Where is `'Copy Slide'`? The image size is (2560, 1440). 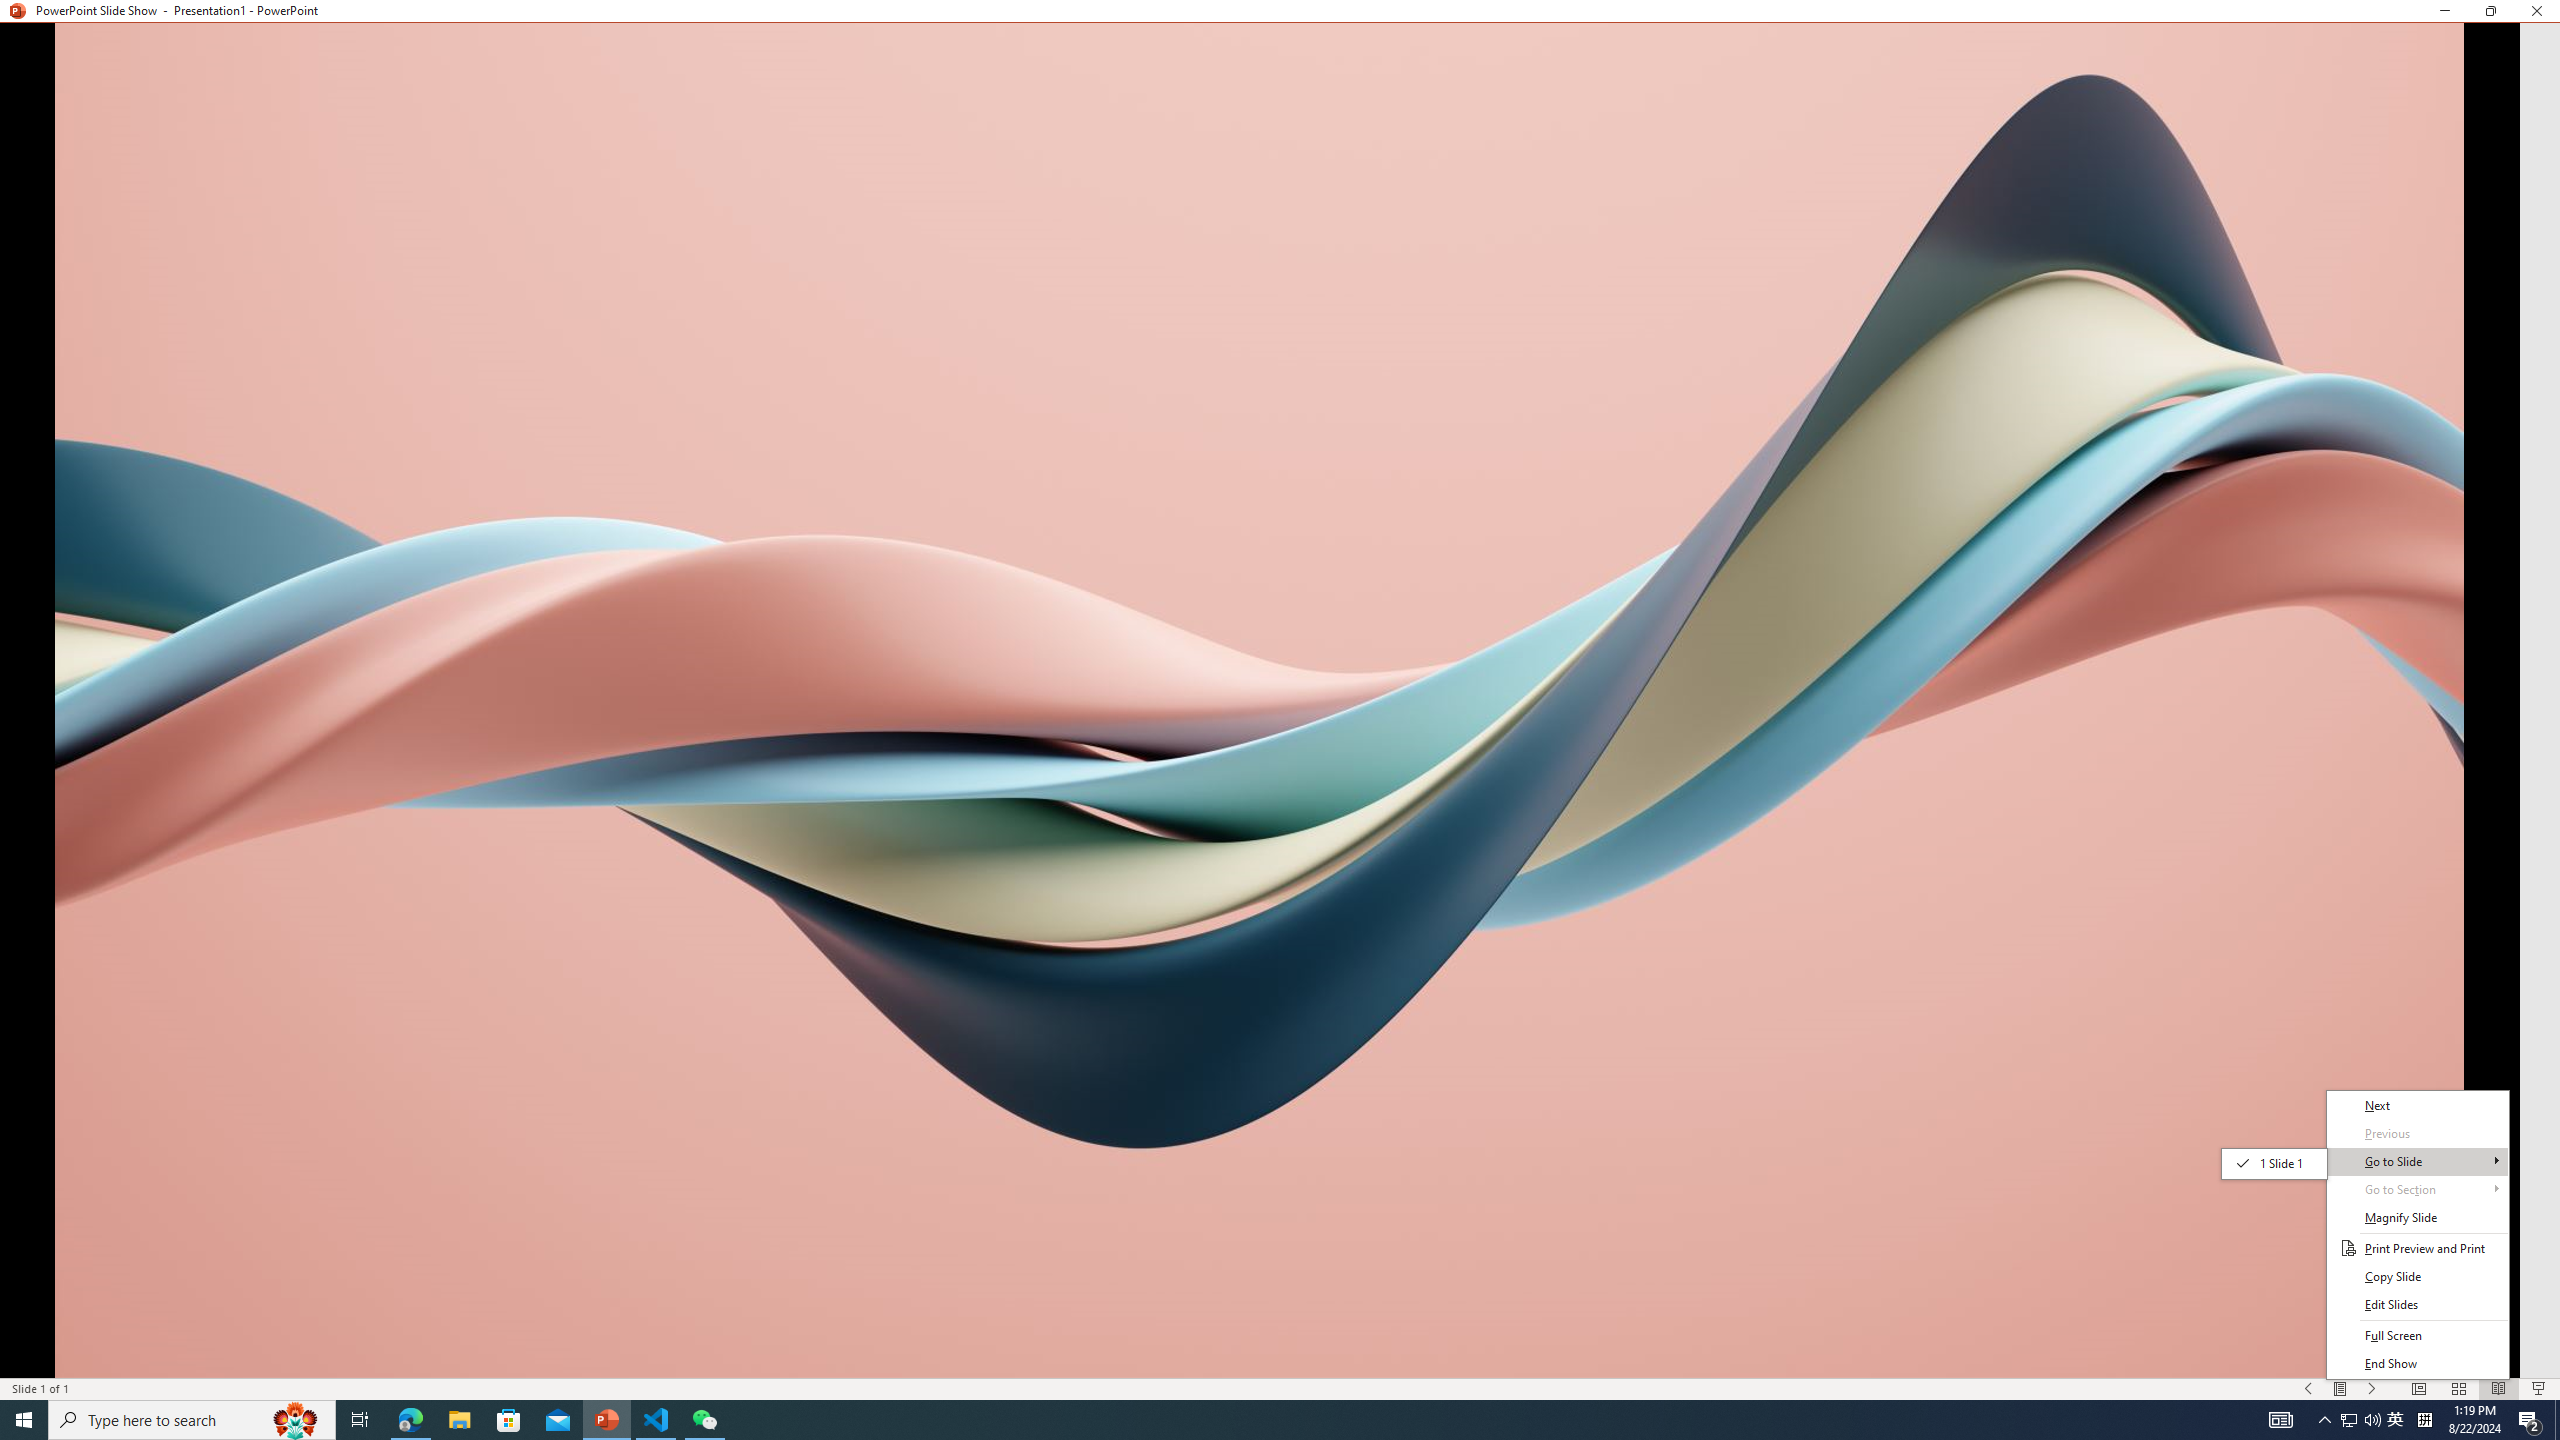
'Copy Slide' is located at coordinates (2417, 1276).